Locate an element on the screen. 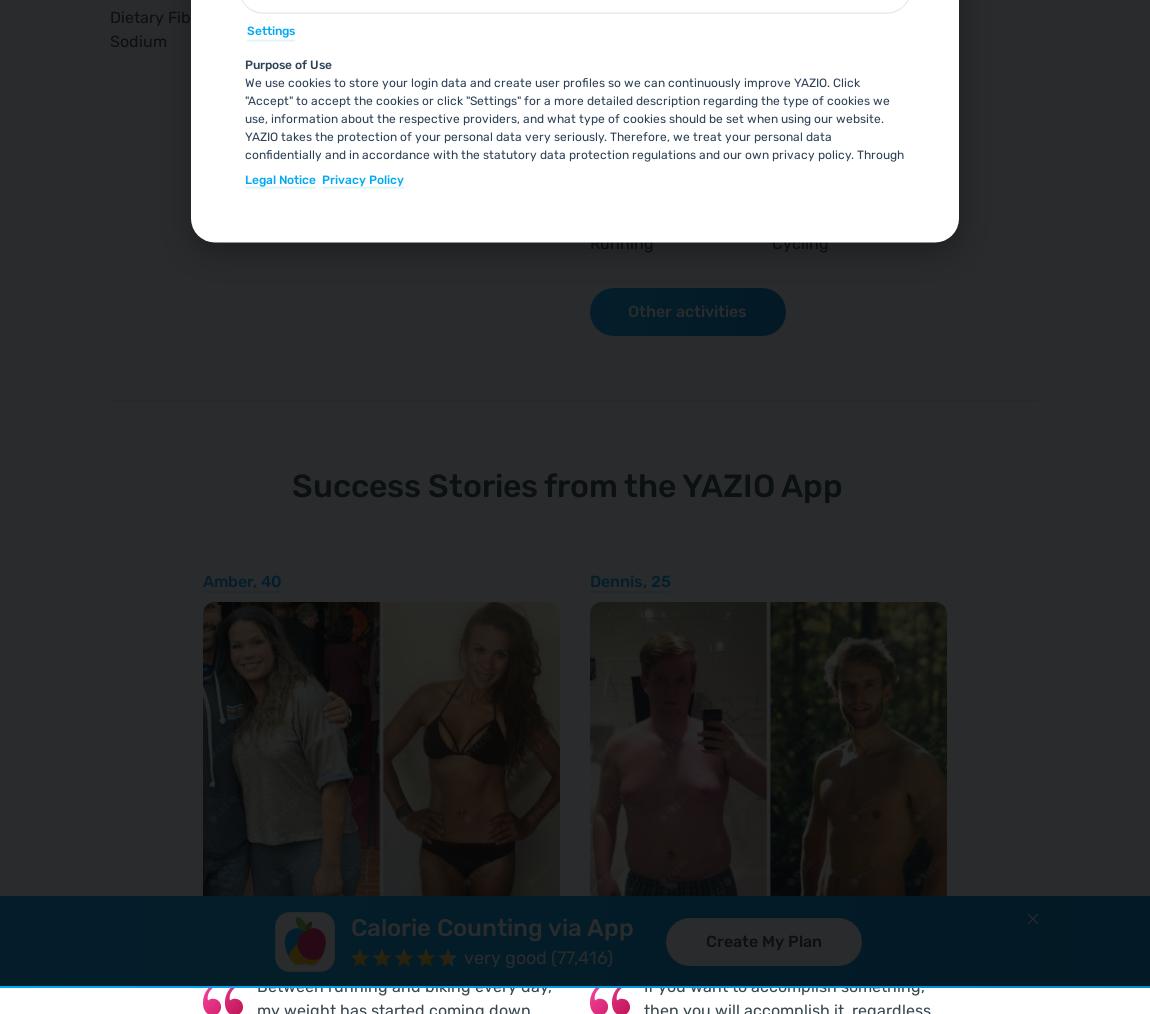 The width and height of the screenshot is (1150, 1014). '0.5' is located at coordinates (360, 16).